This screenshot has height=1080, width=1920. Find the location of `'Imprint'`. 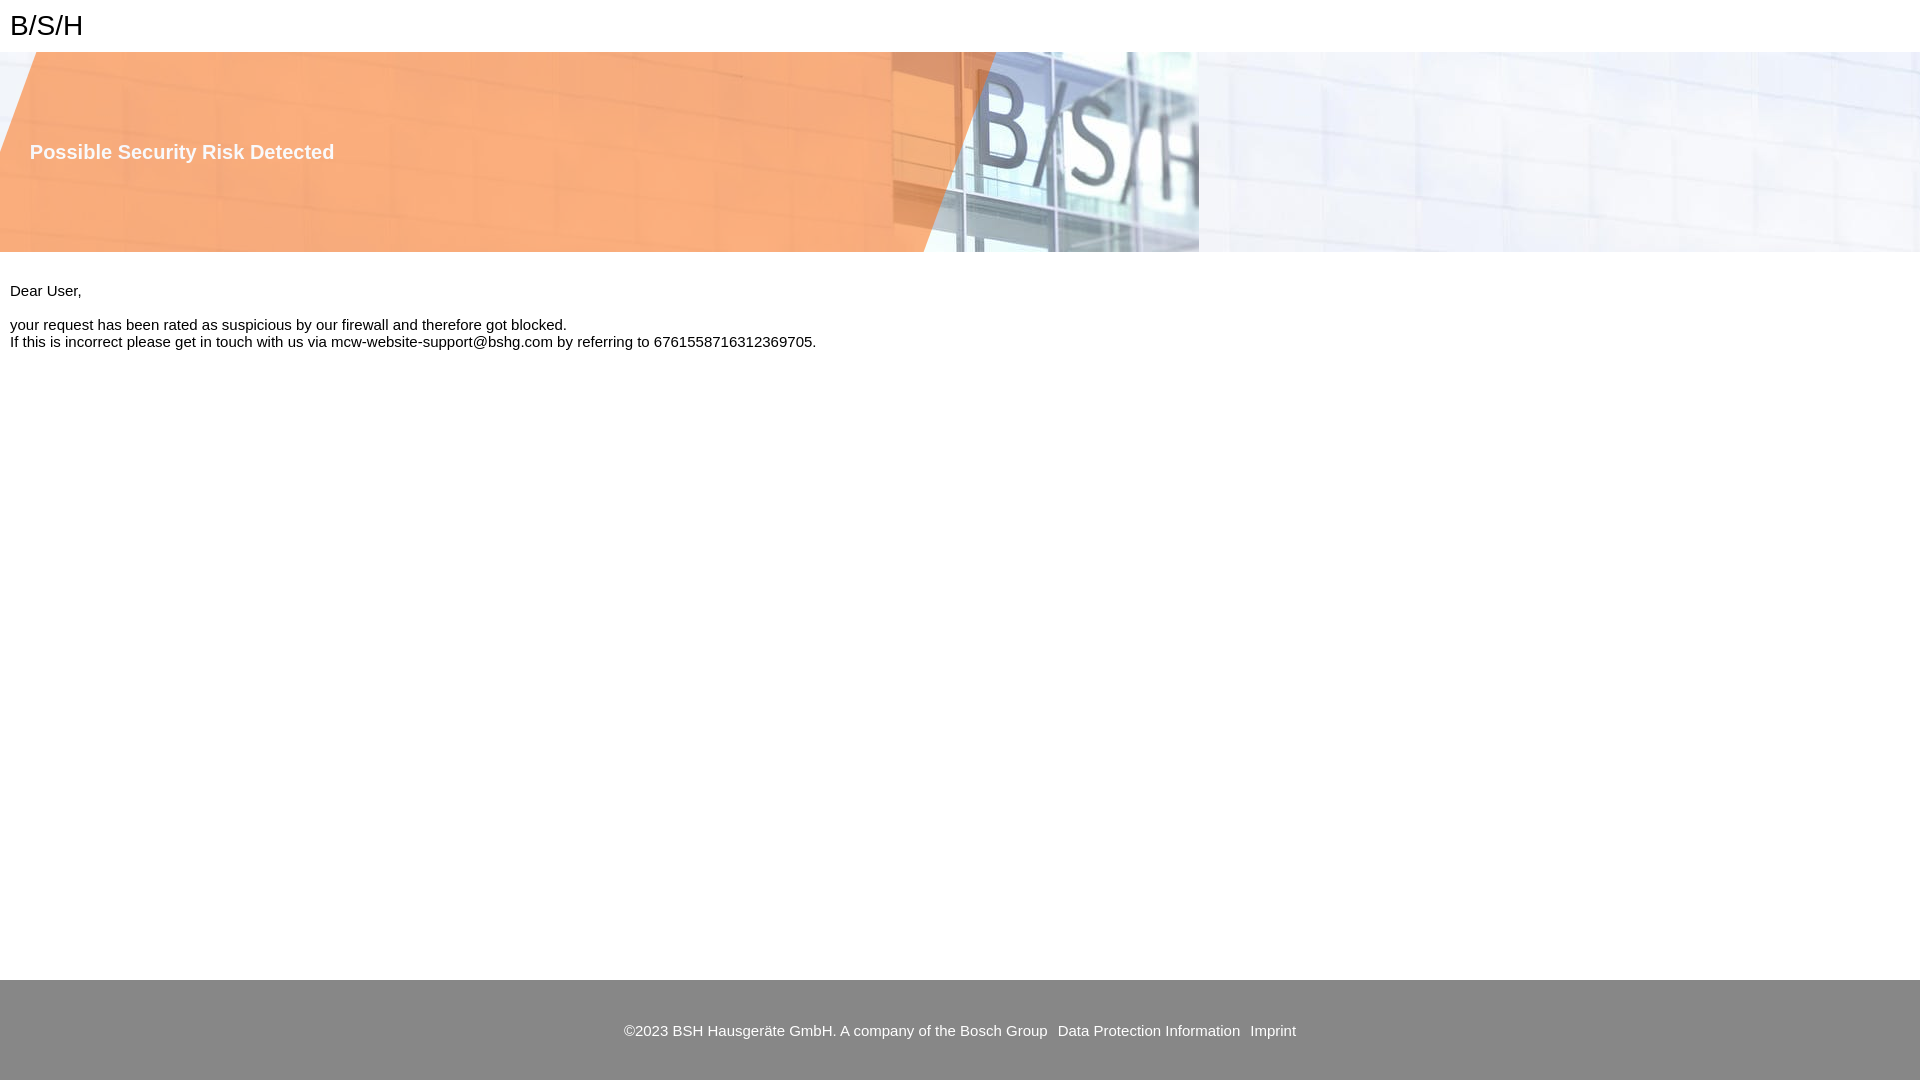

'Imprint' is located at coordinates (1248, 1030).